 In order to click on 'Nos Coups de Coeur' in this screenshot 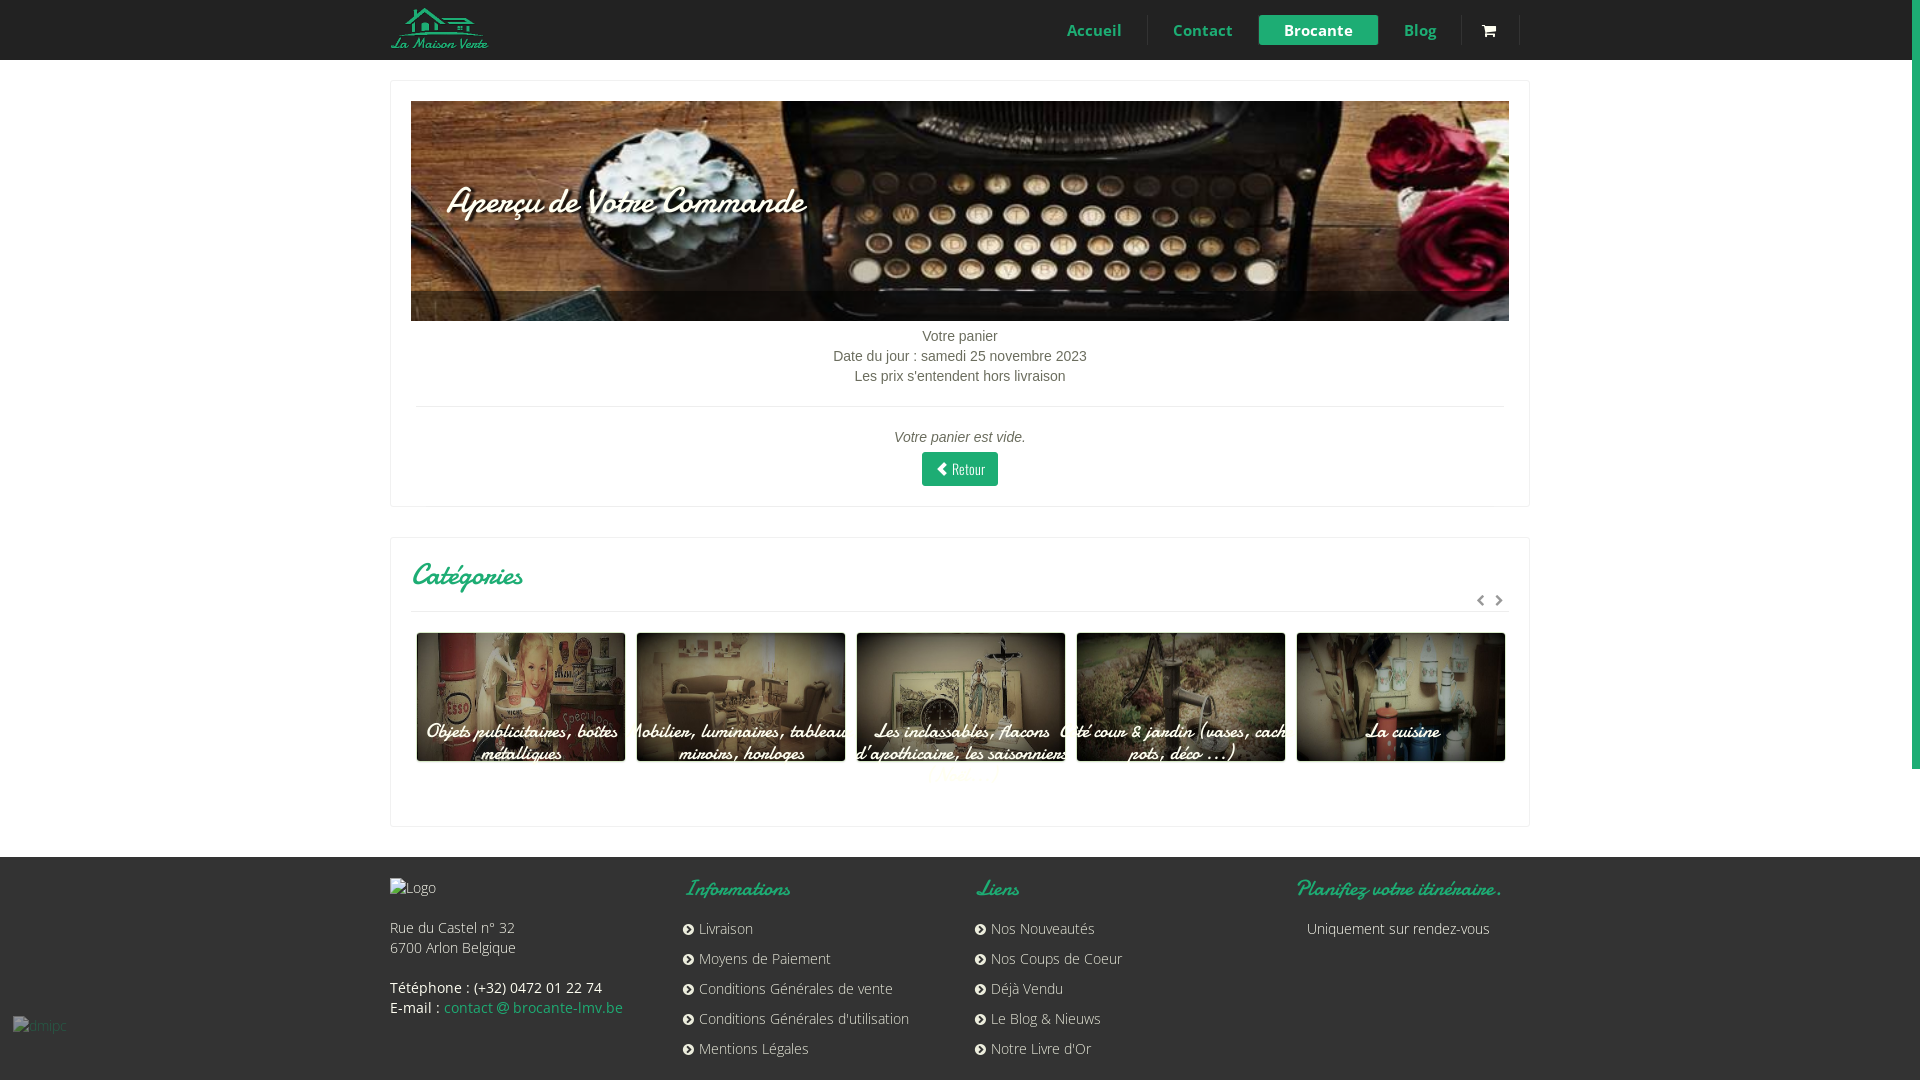, I will do `click(1047, 957)`.